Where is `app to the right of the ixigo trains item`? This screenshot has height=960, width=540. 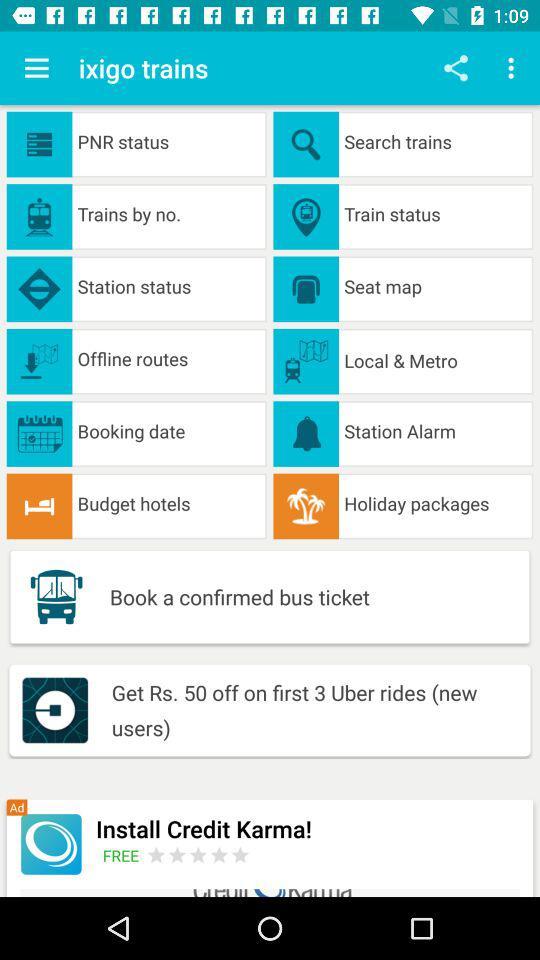 app to the right of the ixigo trains item is located at coordinates (455, 68).